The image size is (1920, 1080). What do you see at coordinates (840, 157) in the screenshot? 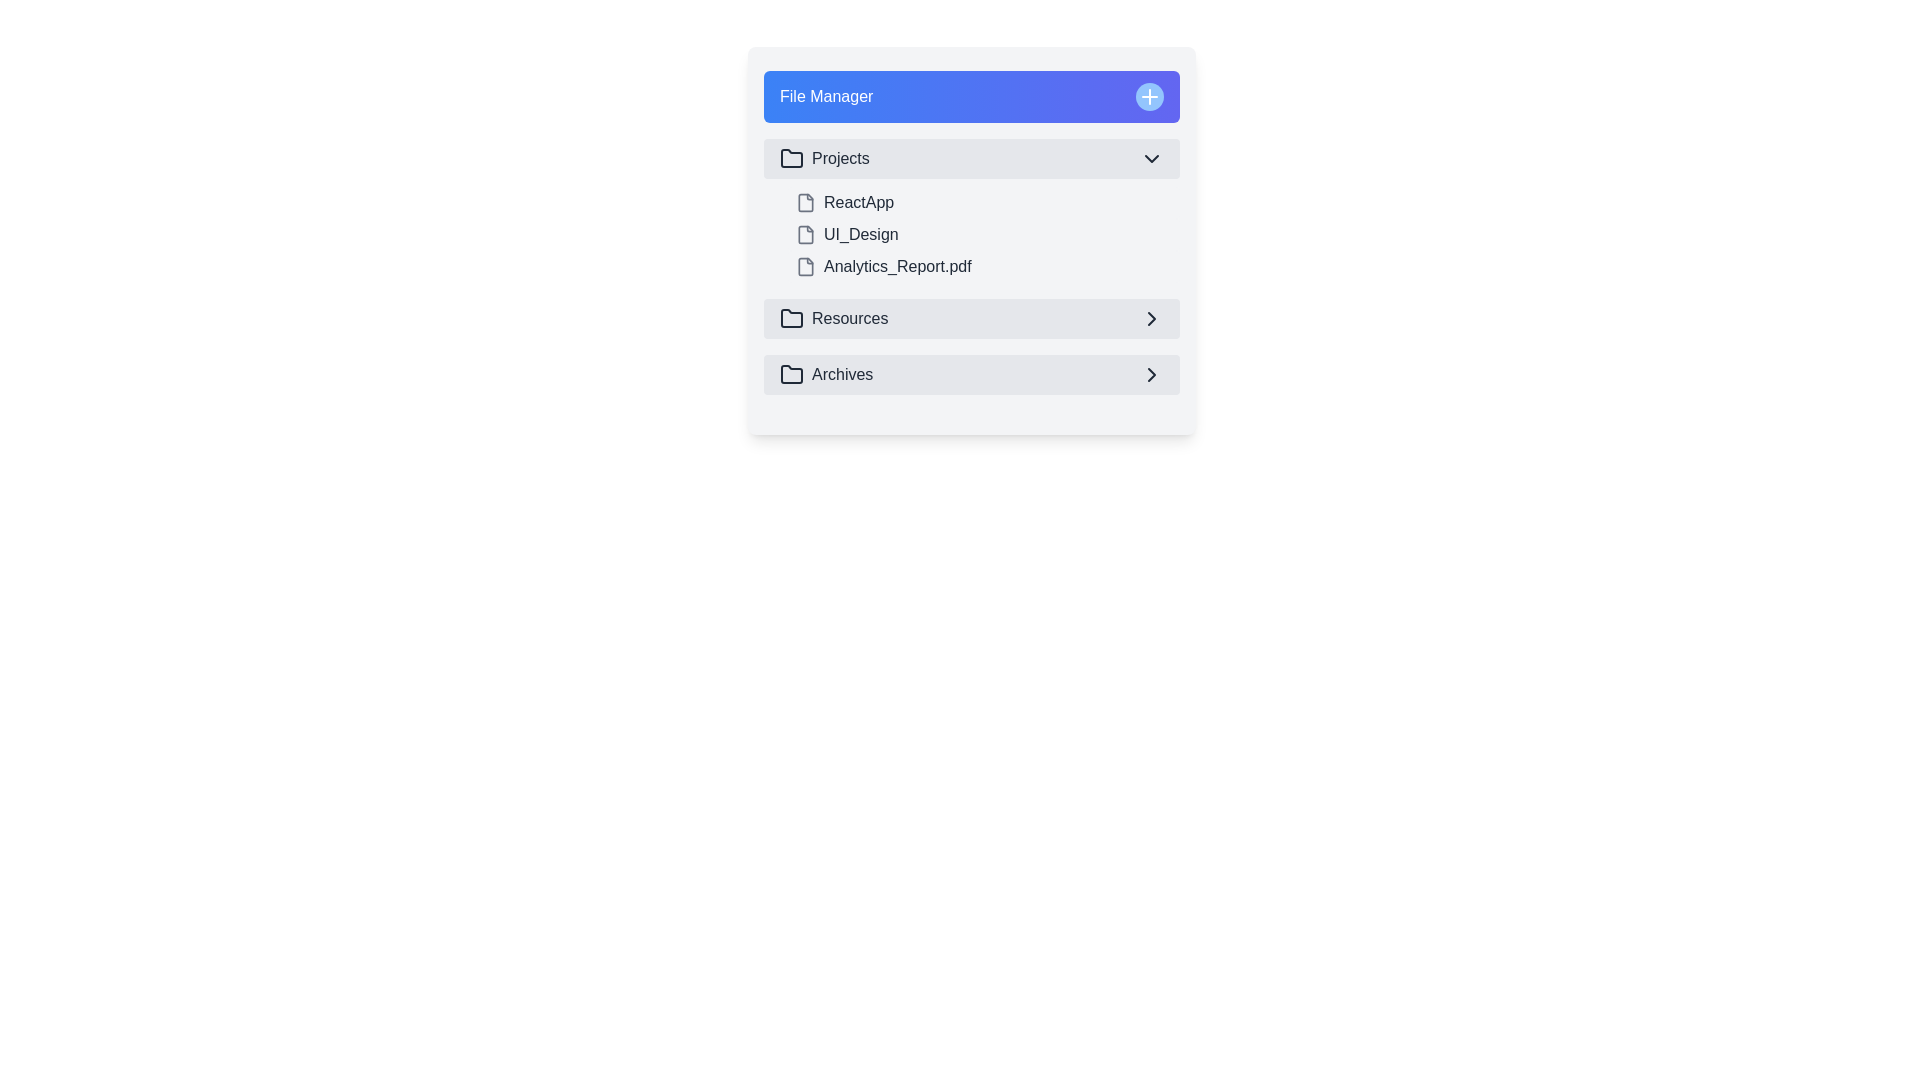
I see `the 'Projects' text label, which is styled in a sans-serif font and positioned in the upper-middle part of the file manager interface, adjacent to a folder icon and above the 'ReactApp' section` at bounding box center [840, 157].